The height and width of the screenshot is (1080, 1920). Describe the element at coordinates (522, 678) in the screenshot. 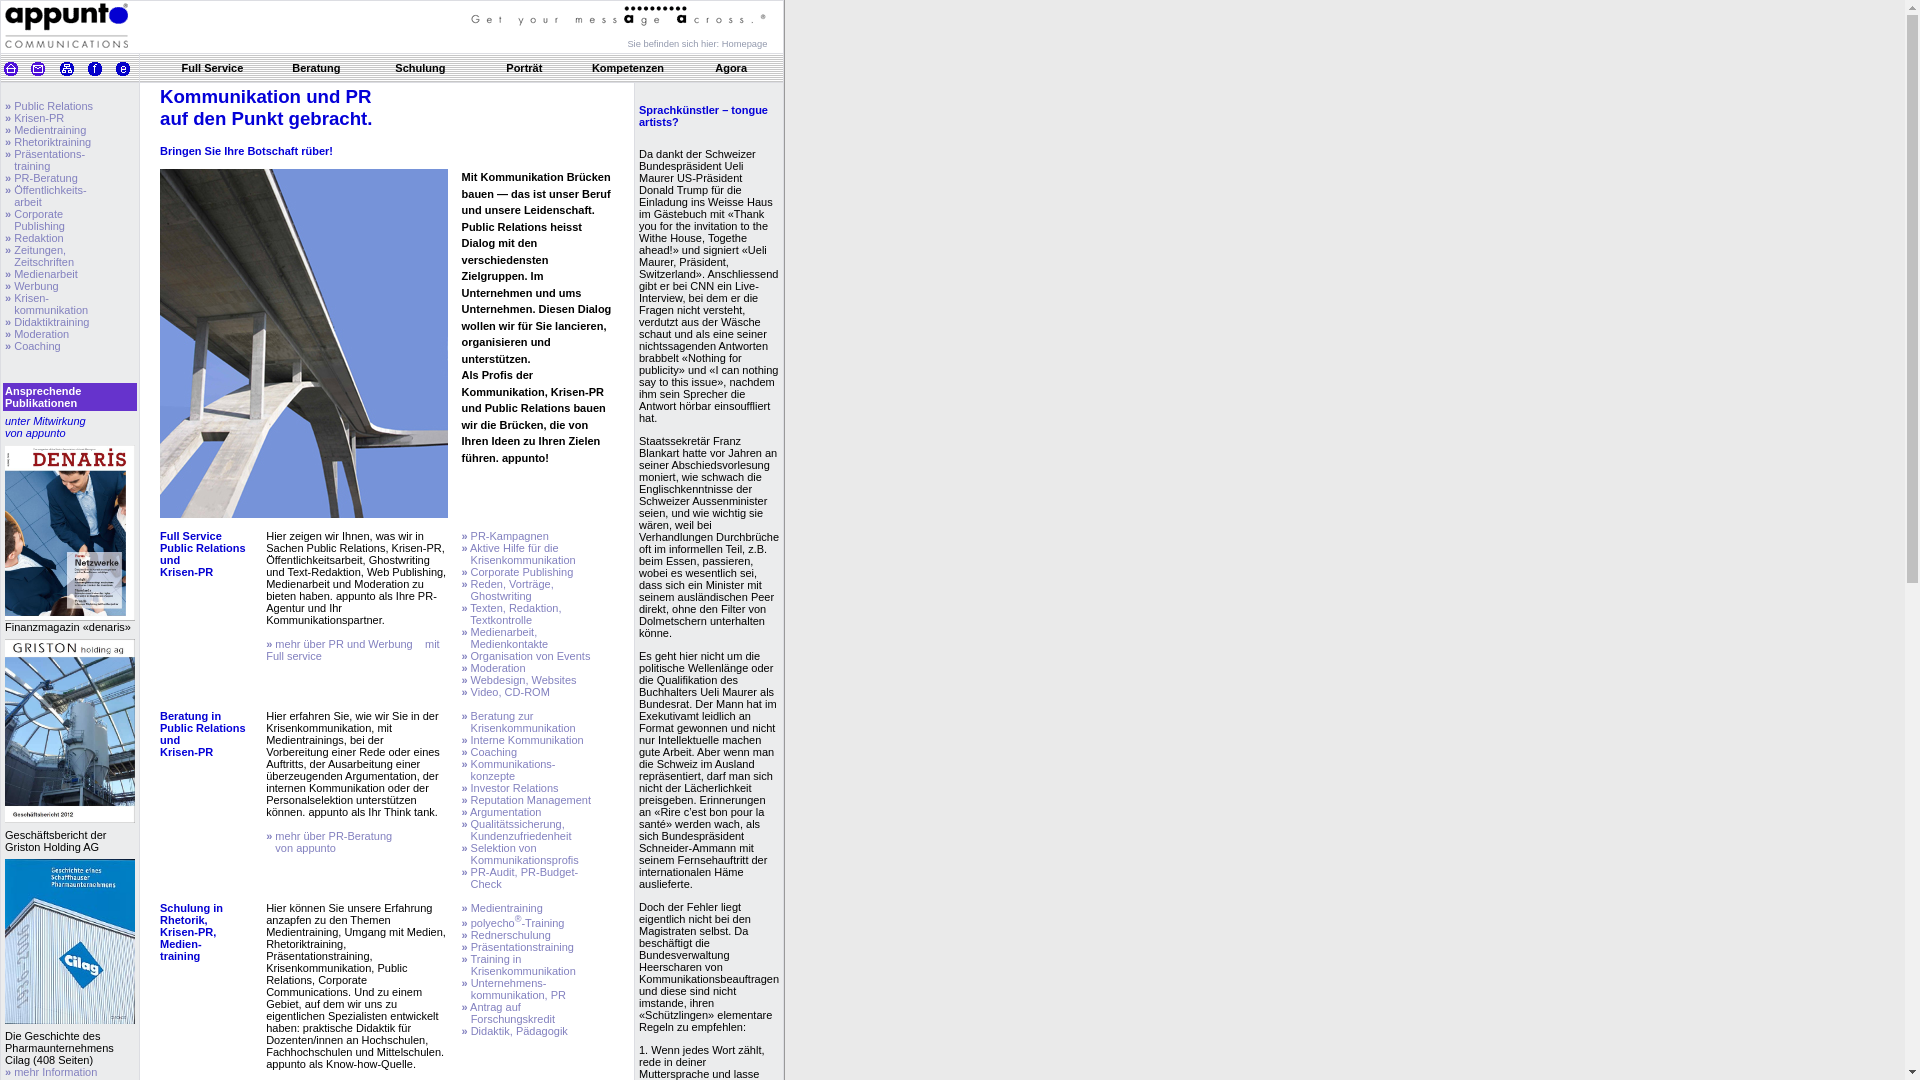

I see `'Webdesign, Websites'` at that location.